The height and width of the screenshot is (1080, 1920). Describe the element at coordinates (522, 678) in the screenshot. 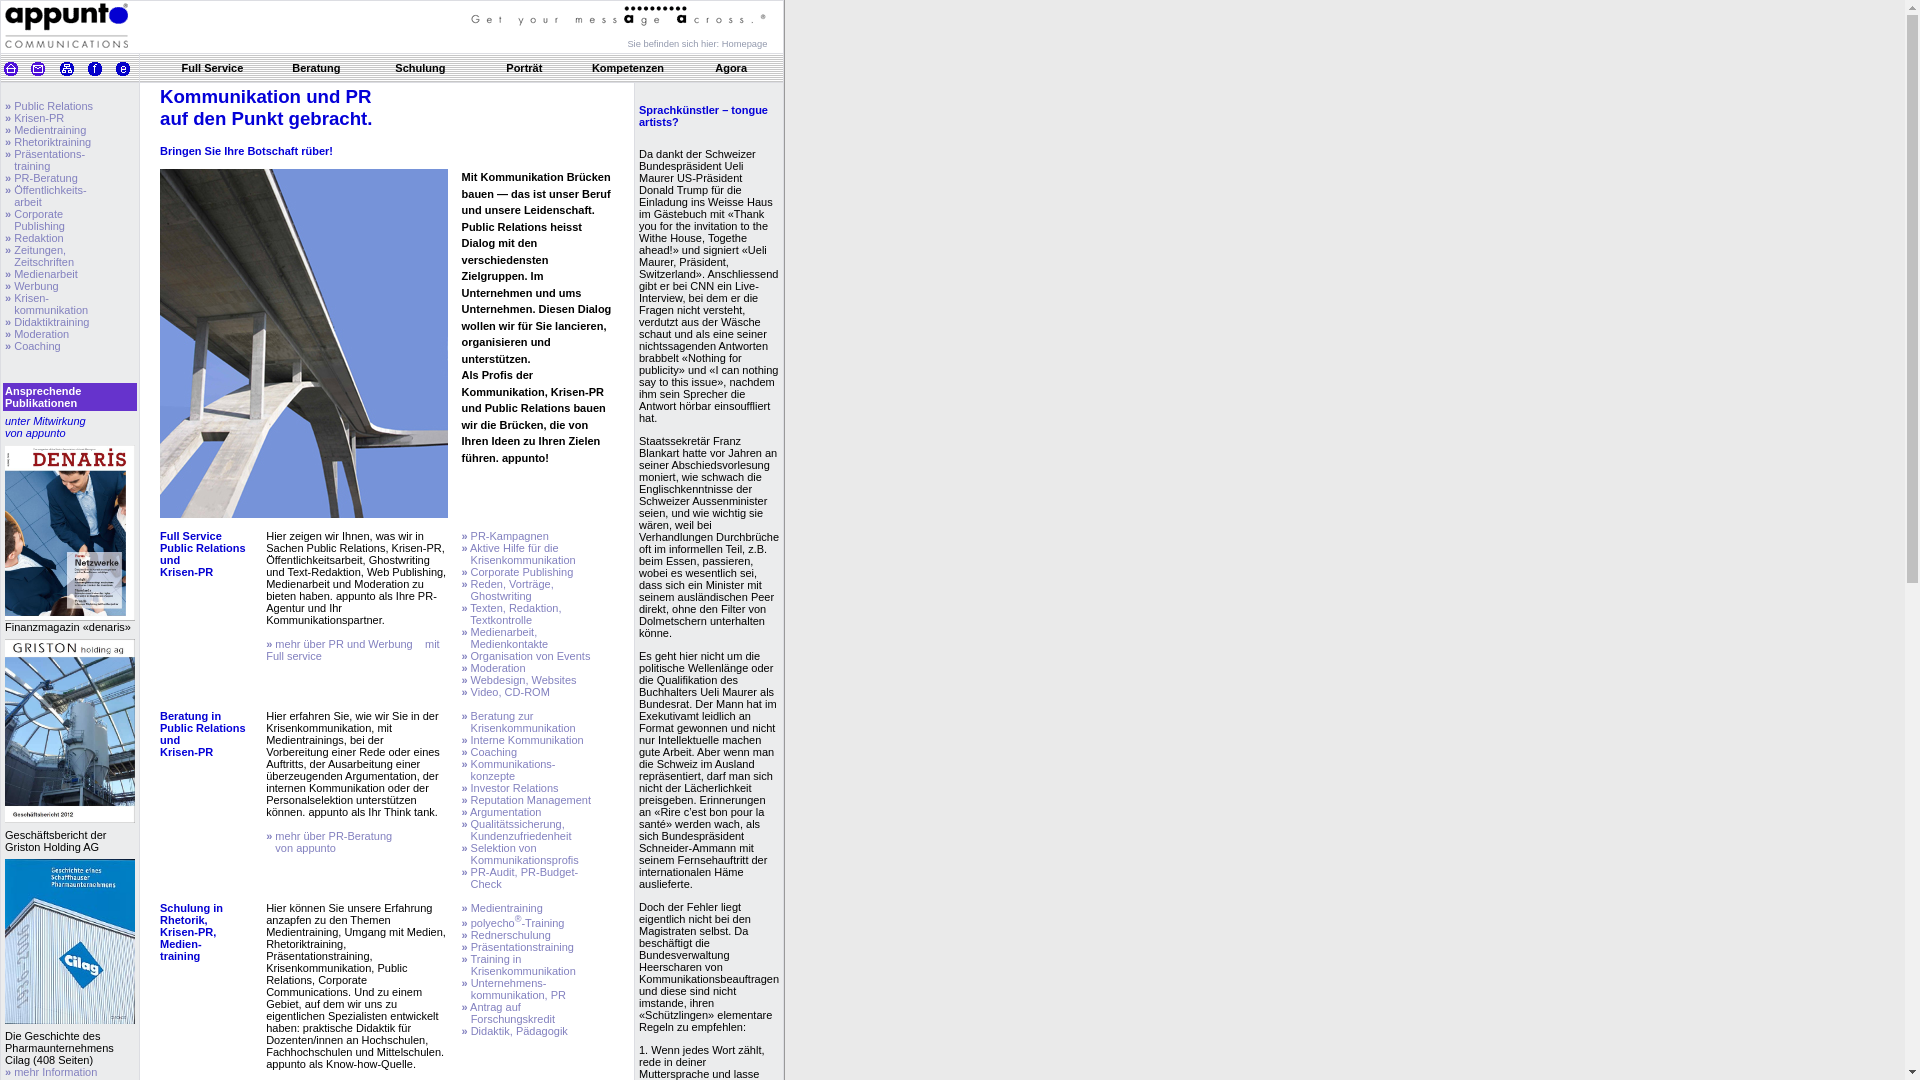

I see `'Webdesign, Websites'` at that location.